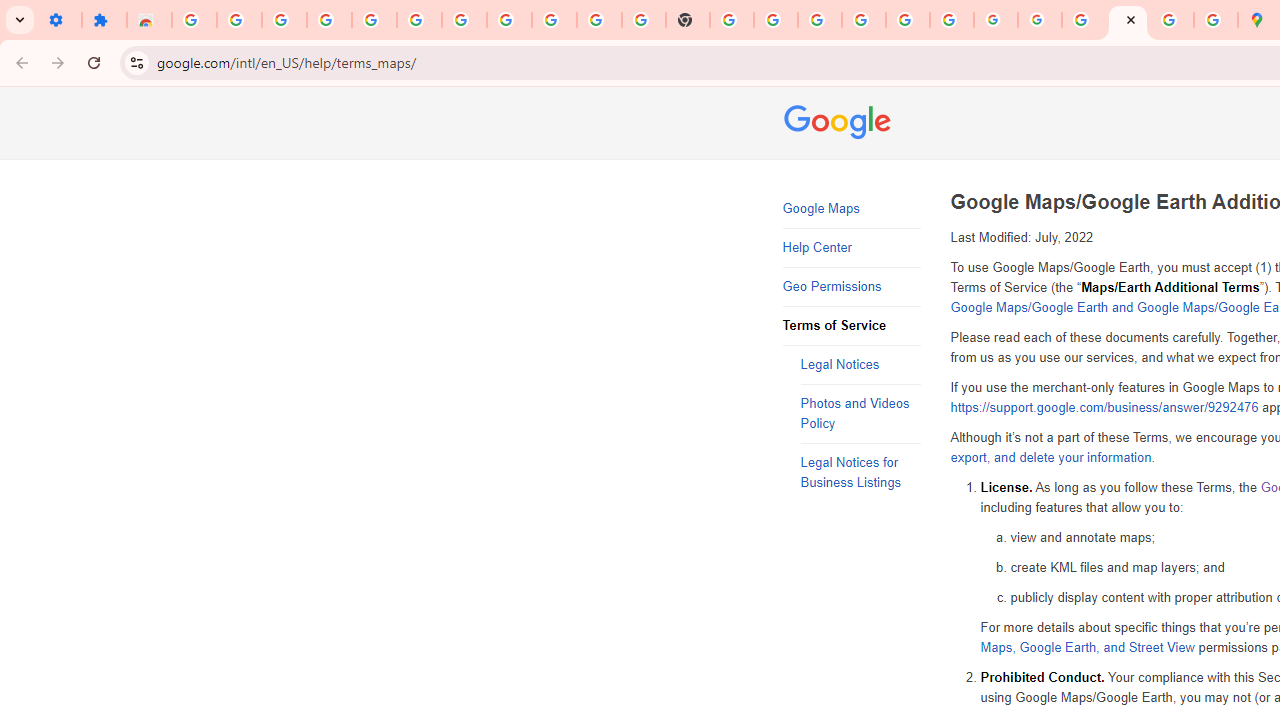 This screenshot has height=720, width=1280. Describe the element at coordinates (851, 325) in the screenshot. I see `'Terms of Service'` at that location.